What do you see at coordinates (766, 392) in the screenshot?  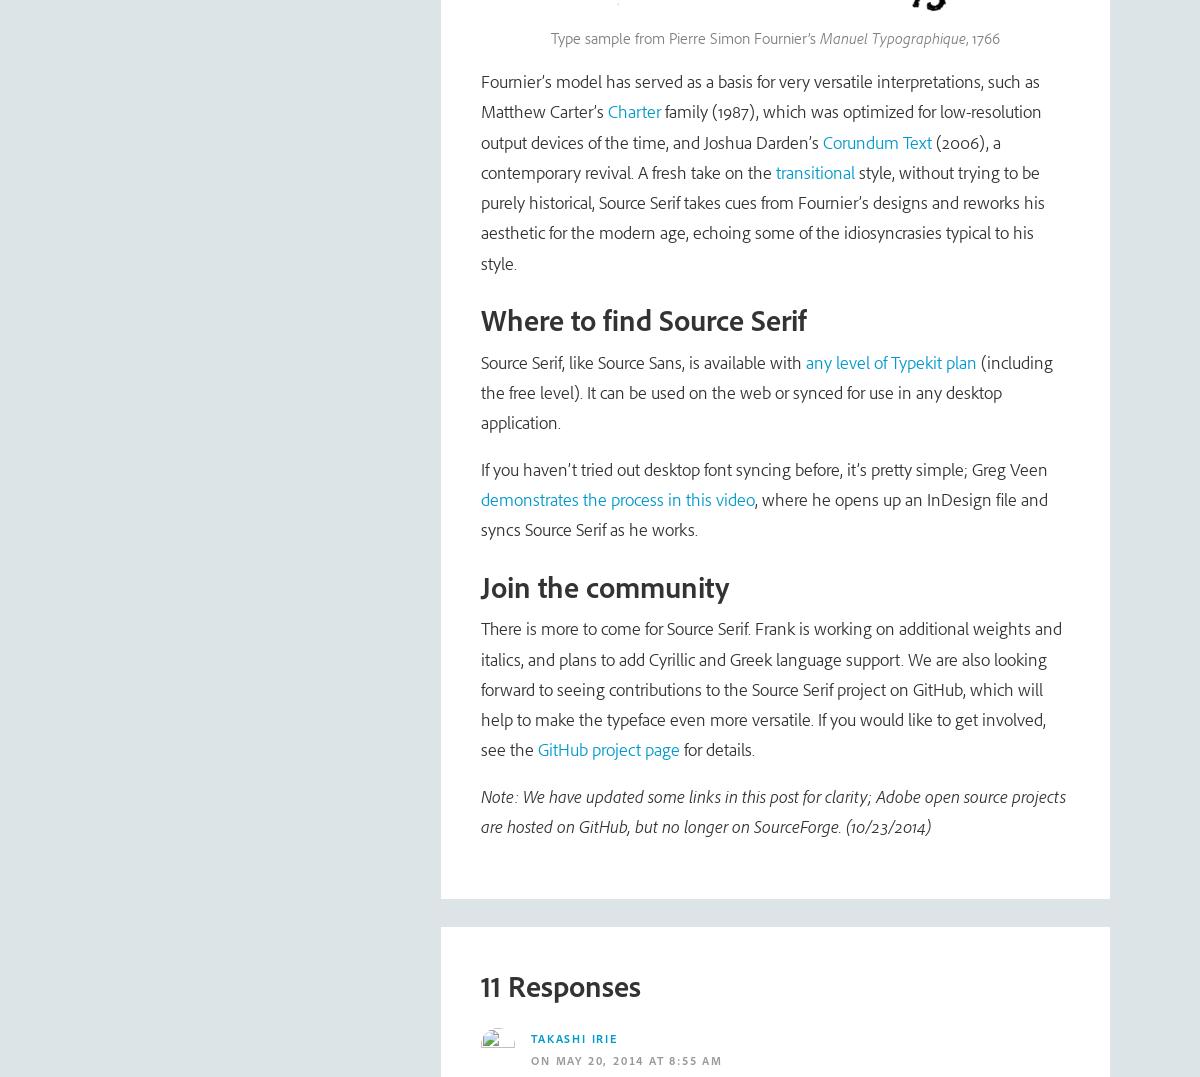 I see `'(including the free level). It can be used on the web or synced for use in any desktop application.'` at bounding box center [766, 392].